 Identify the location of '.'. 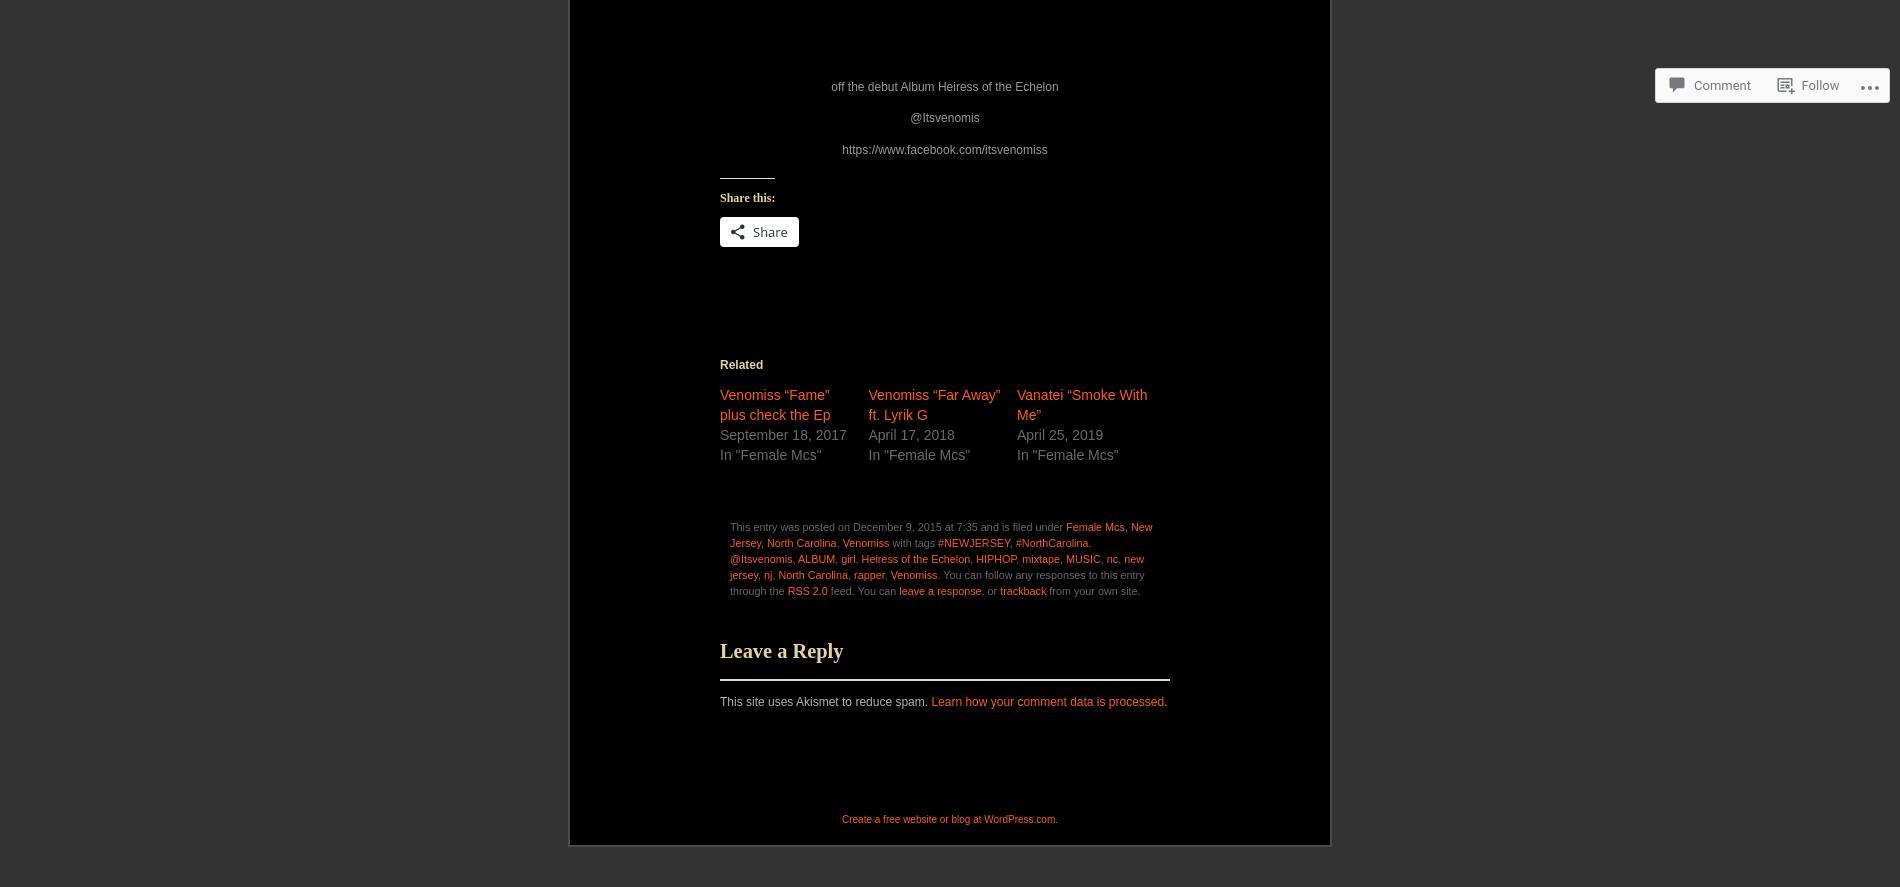
(1165, 863).